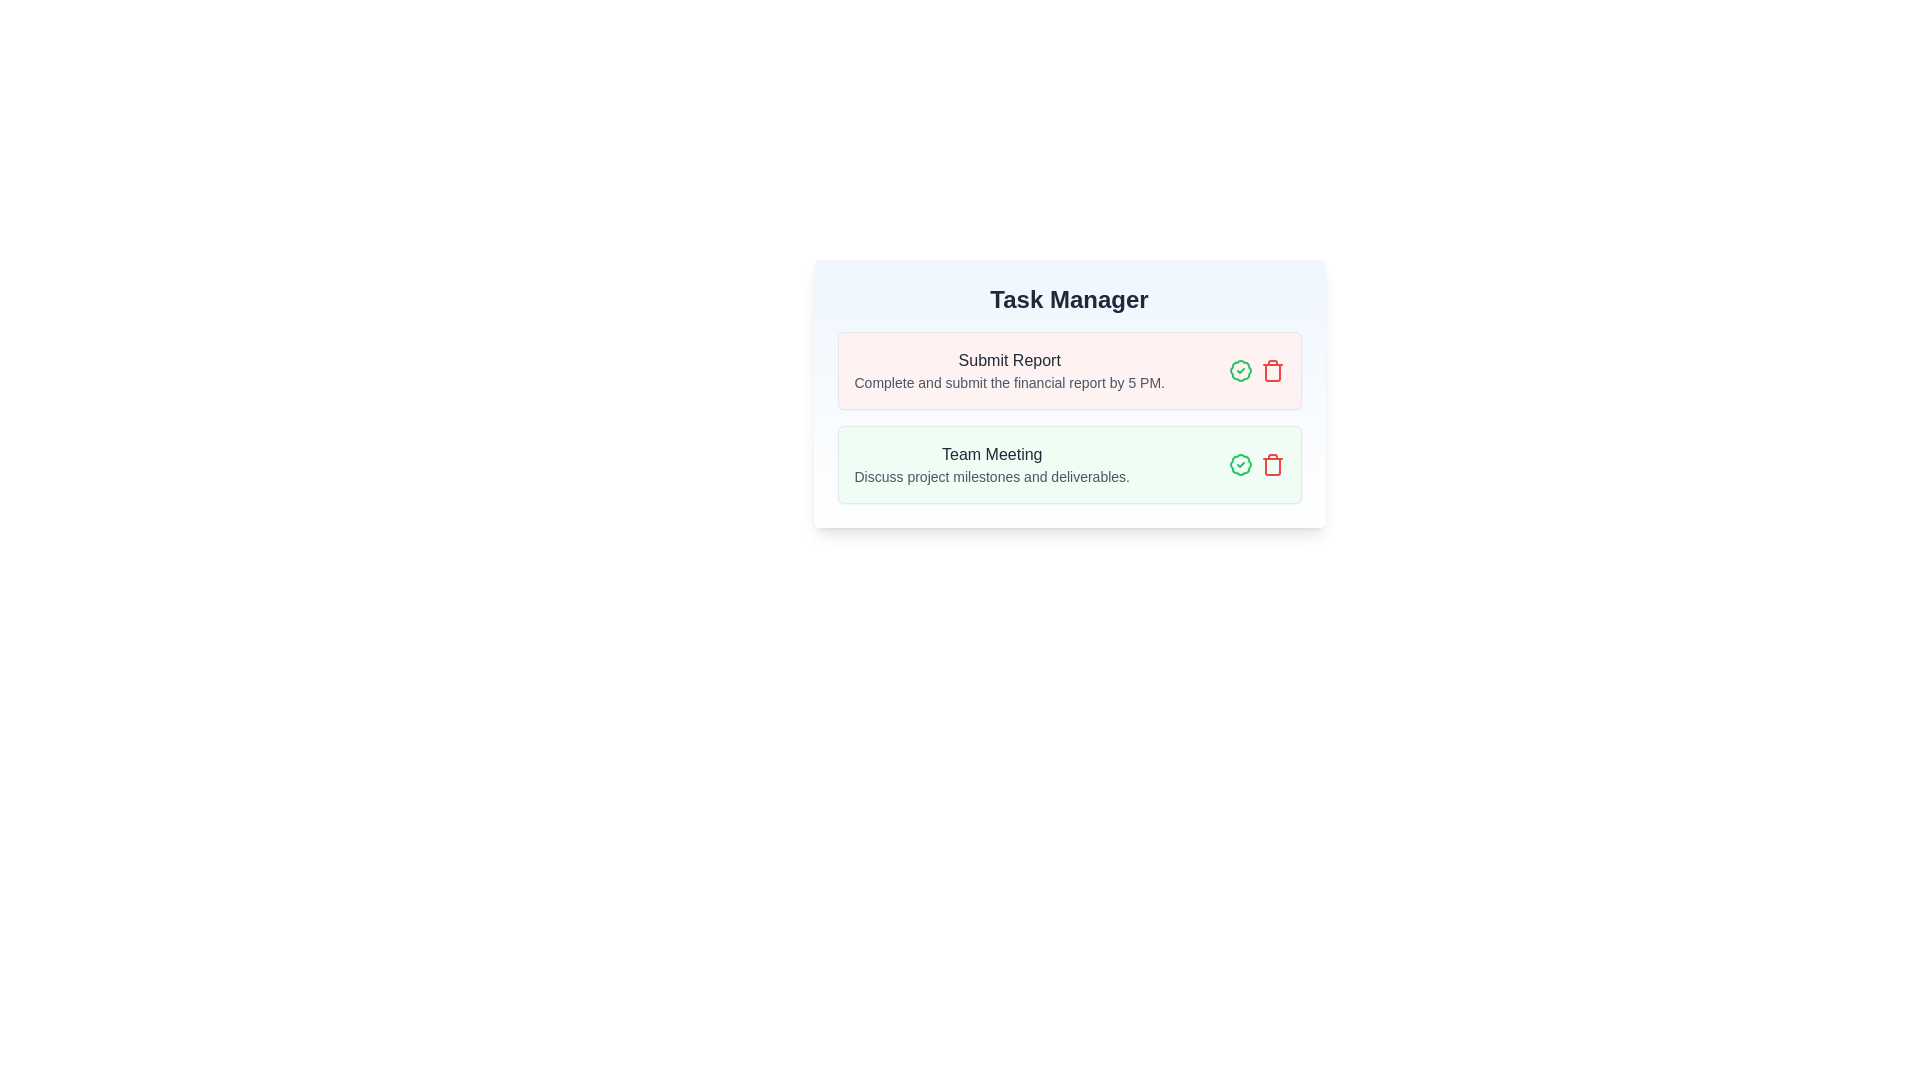 Image resolution: width=1920 pixels, height=1080 pixels. Describe the element at coordinates (992, 455) in the screenshot. I see `the 'Team Meeting' text label, which is a prominent heading in the Task Manager interface, located at the center of its section` at that location.